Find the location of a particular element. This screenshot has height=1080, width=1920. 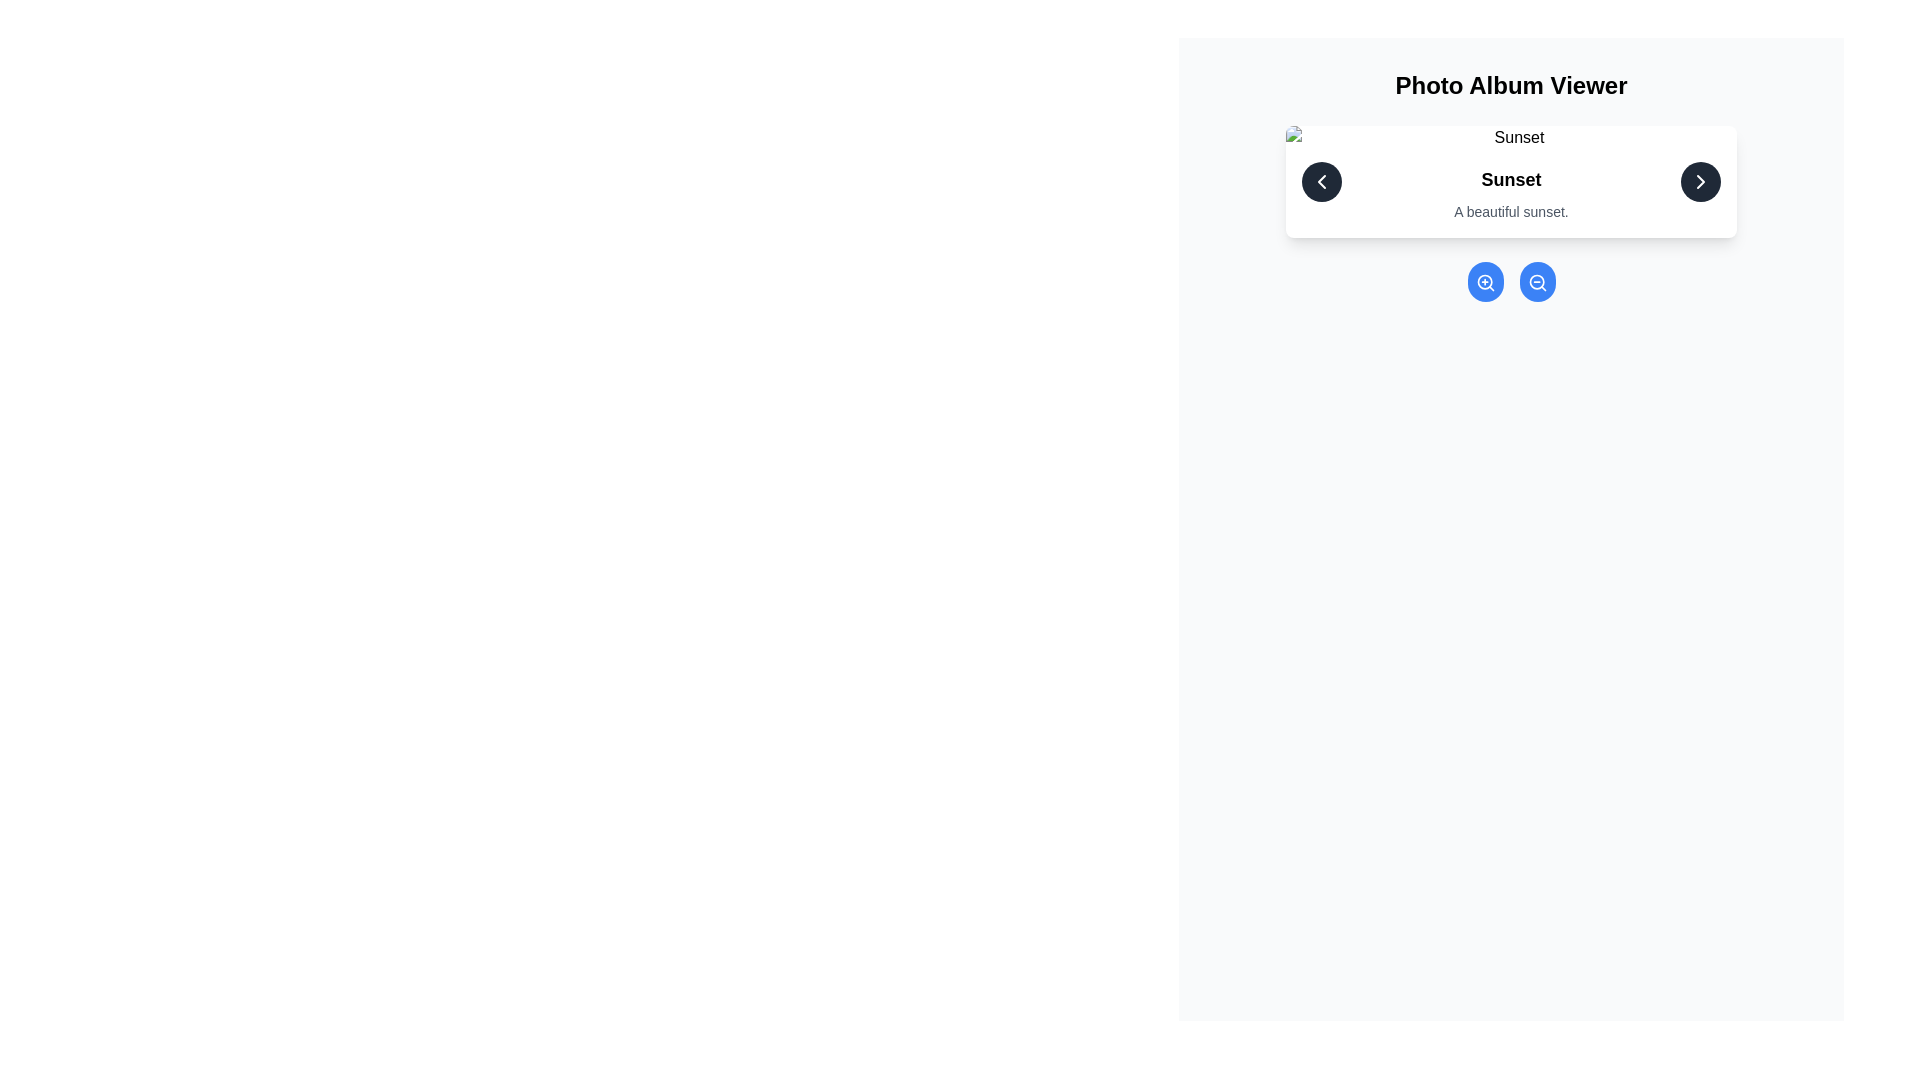

the circular button with a blue background and a white magnifying glass icon at its center is located at coordinates (1536, 281).